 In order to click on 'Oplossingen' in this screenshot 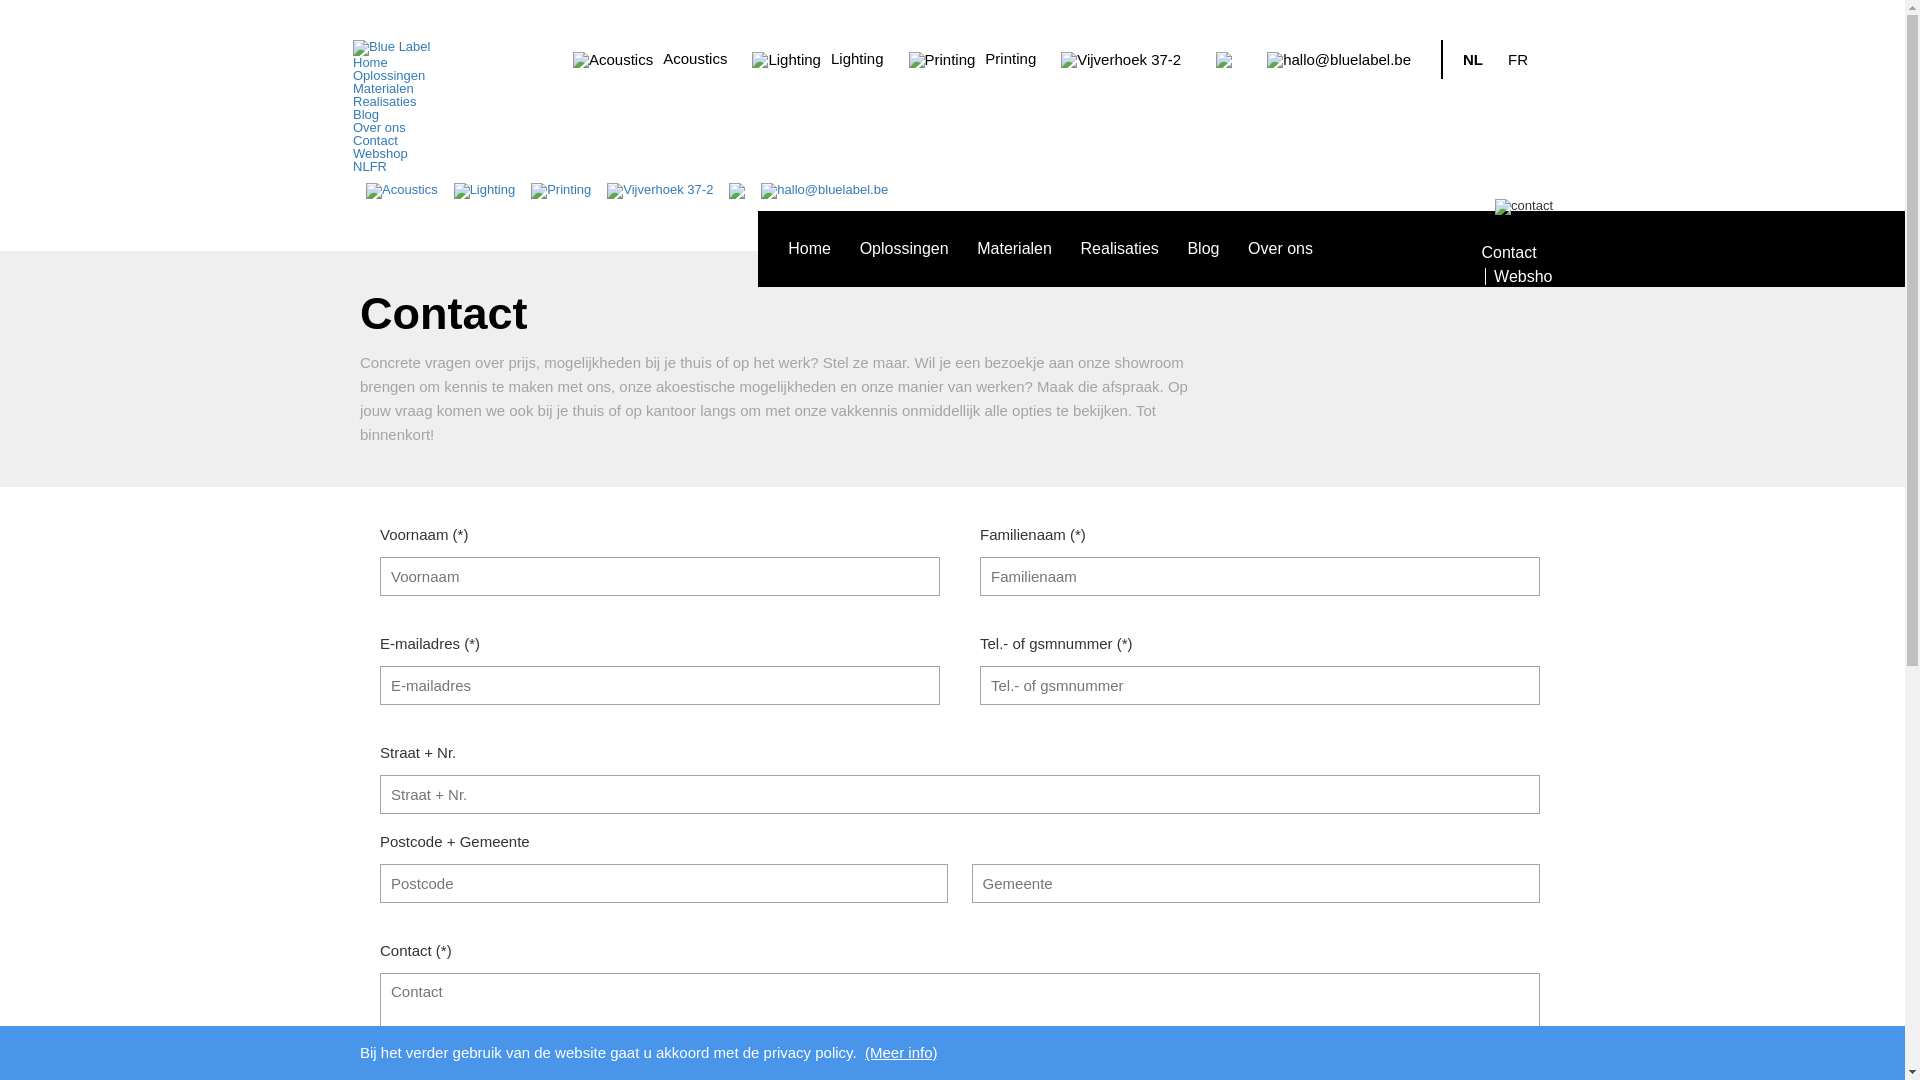, I will do `click(388, 74)`.